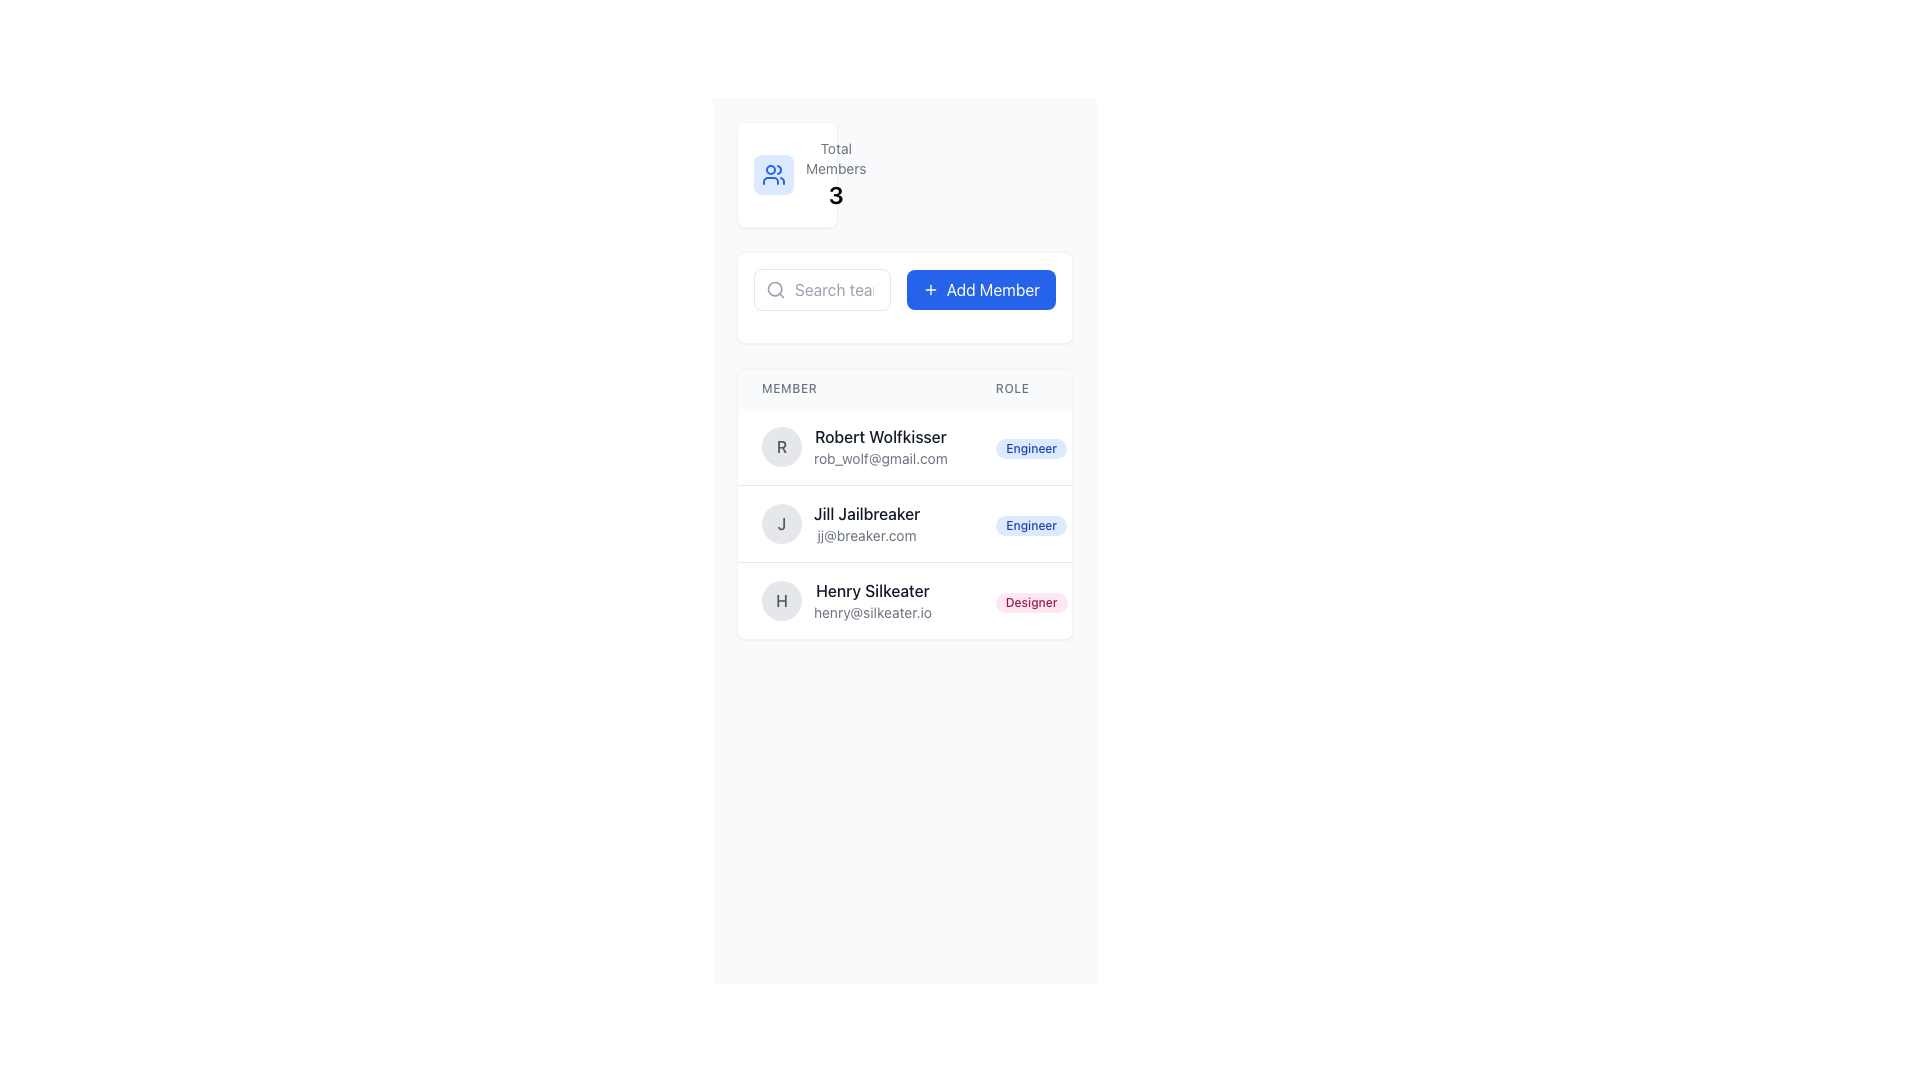 Image resolution: width=1920 pixels, height=1080 pixels. What do you see at coordinates (786, 173) in the screenshot?
I see `blue icon resembling a stylized group of three people, located to the left of the 'Total Members' text and above the number '3'` at bounding box center [786, 173].